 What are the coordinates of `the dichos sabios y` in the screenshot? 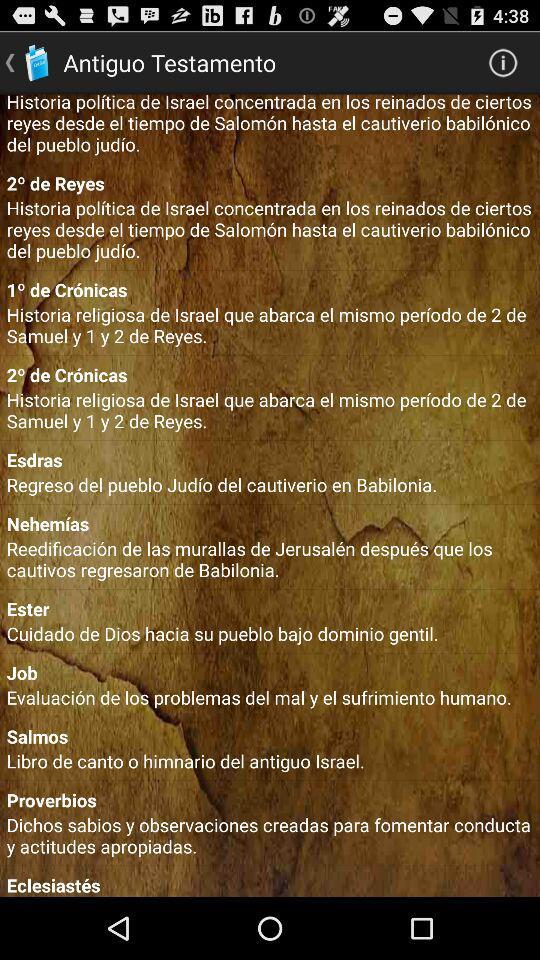 It's located at (270, 835).